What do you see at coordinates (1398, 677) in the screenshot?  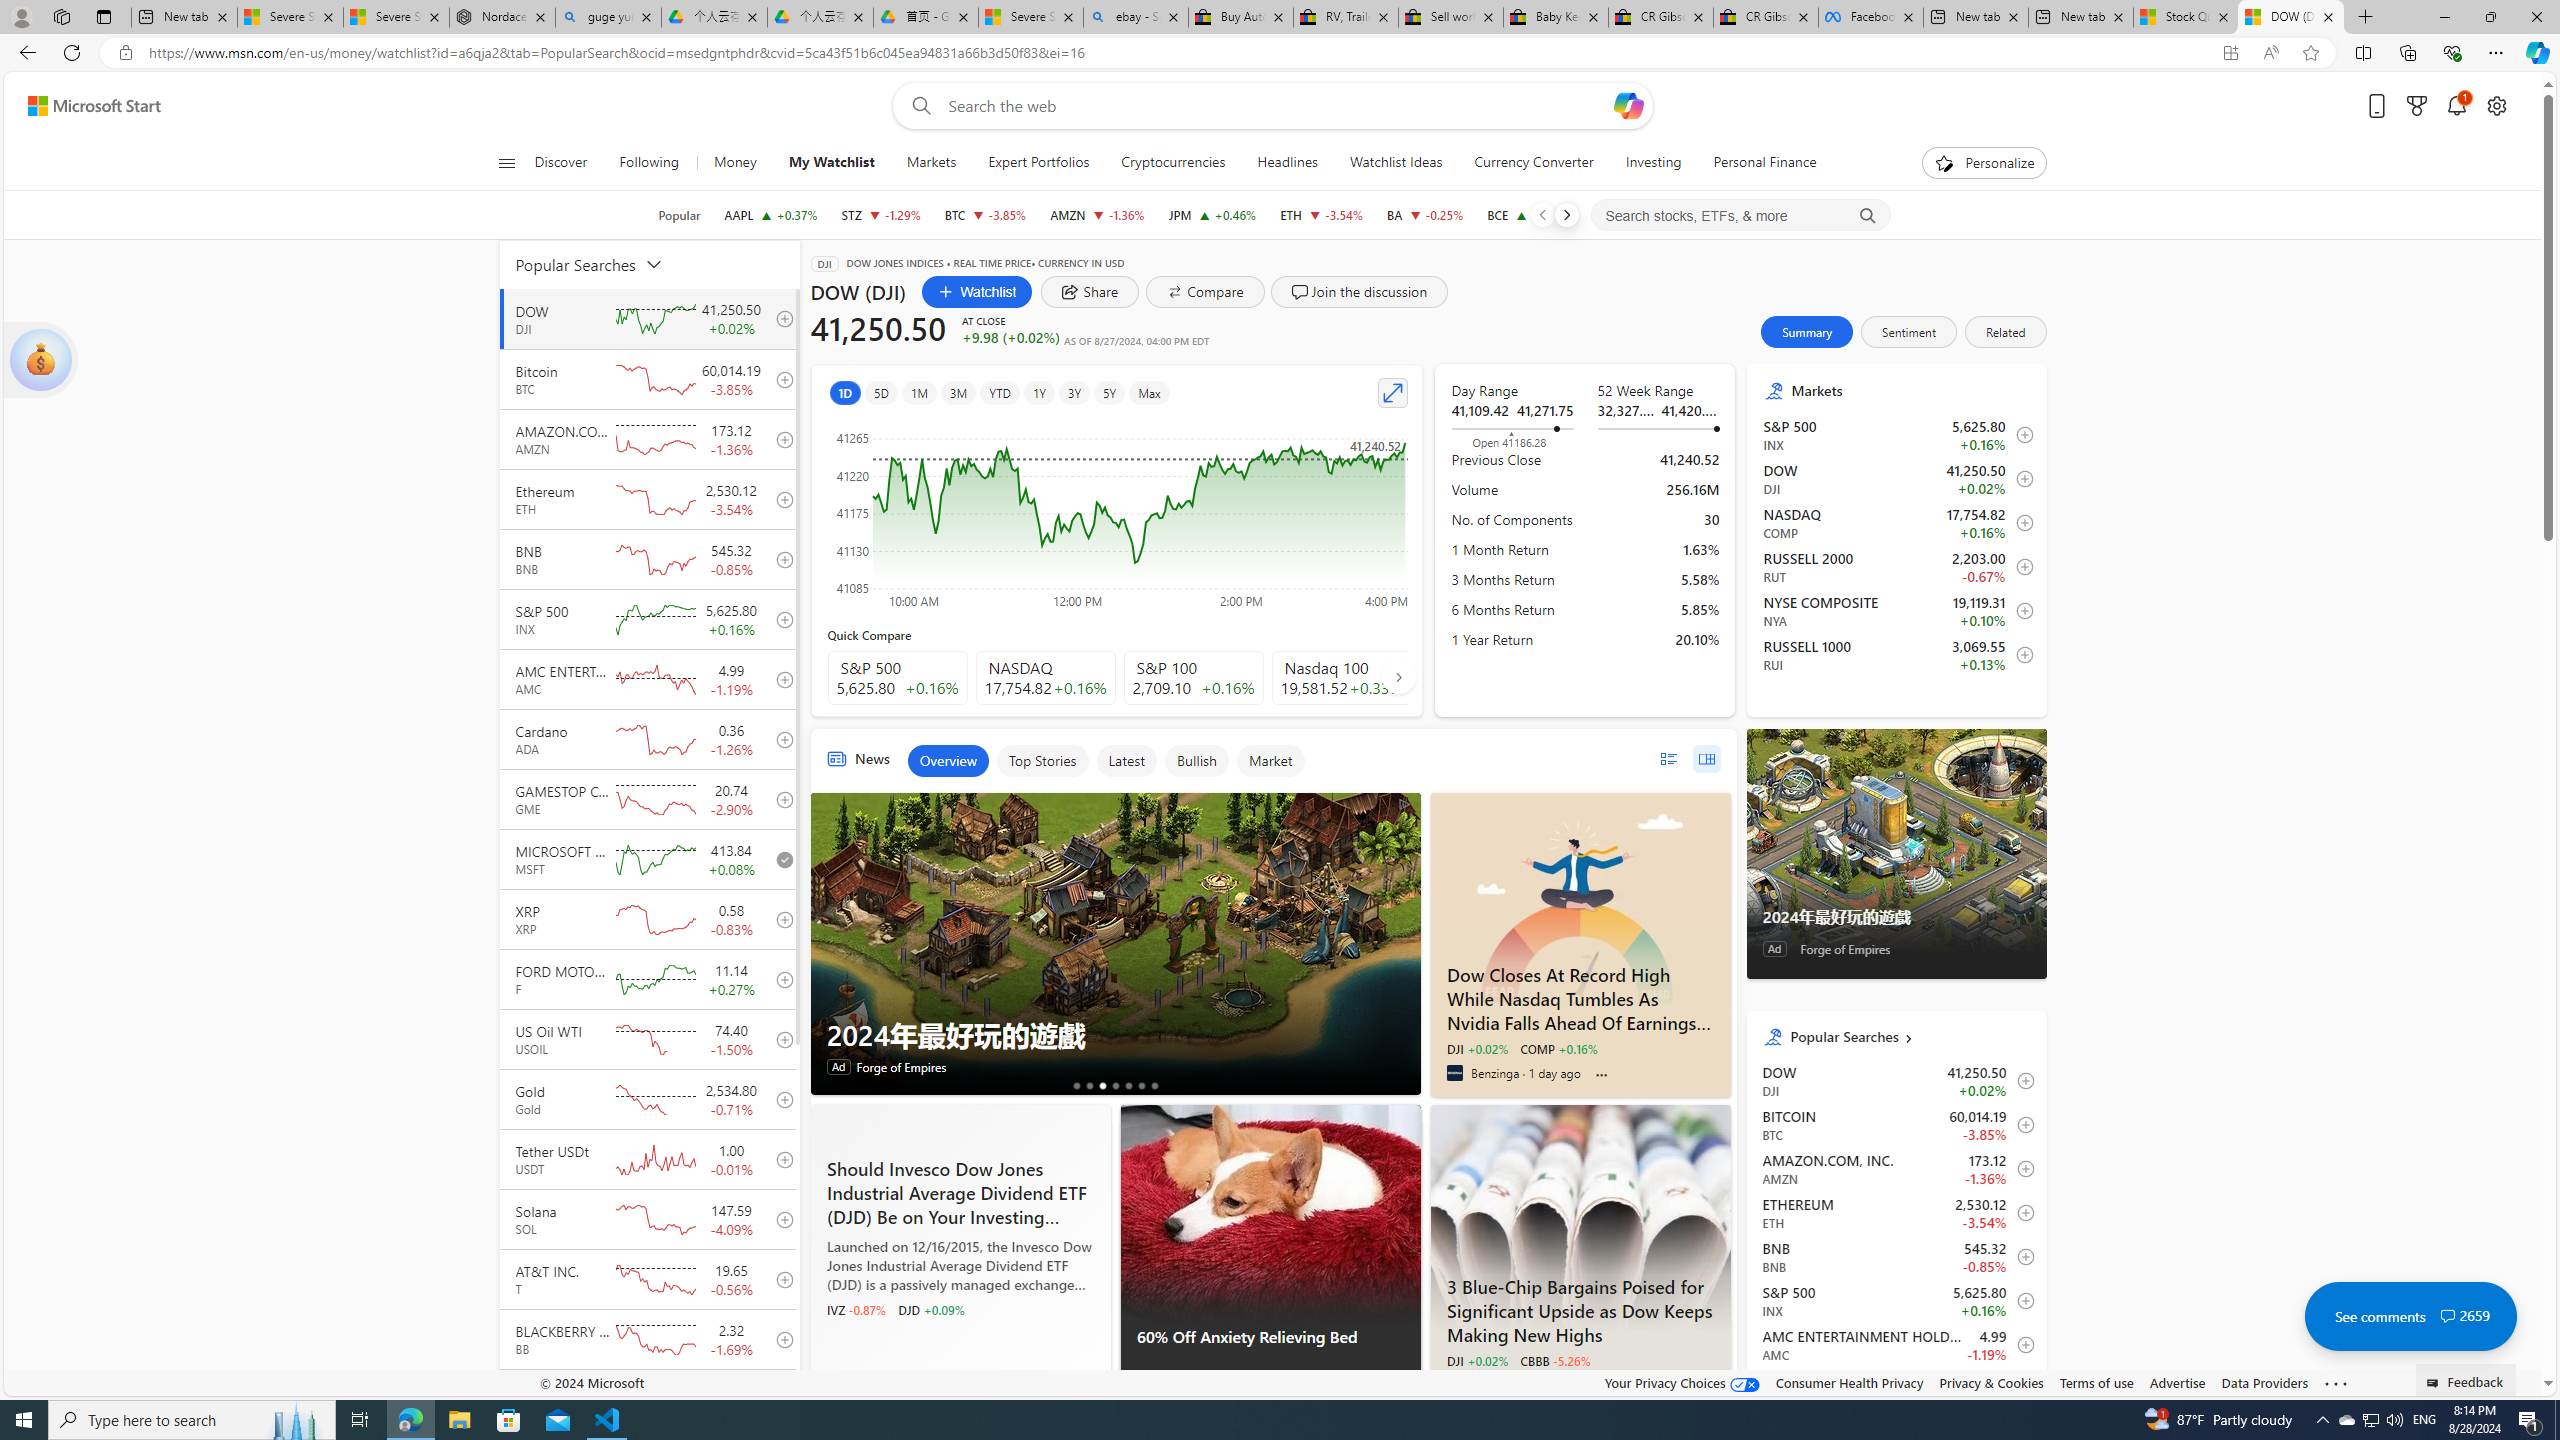 I see `'AutomationID: finance_carousel_navi_arrow'` at bounding box center [1398, 677].